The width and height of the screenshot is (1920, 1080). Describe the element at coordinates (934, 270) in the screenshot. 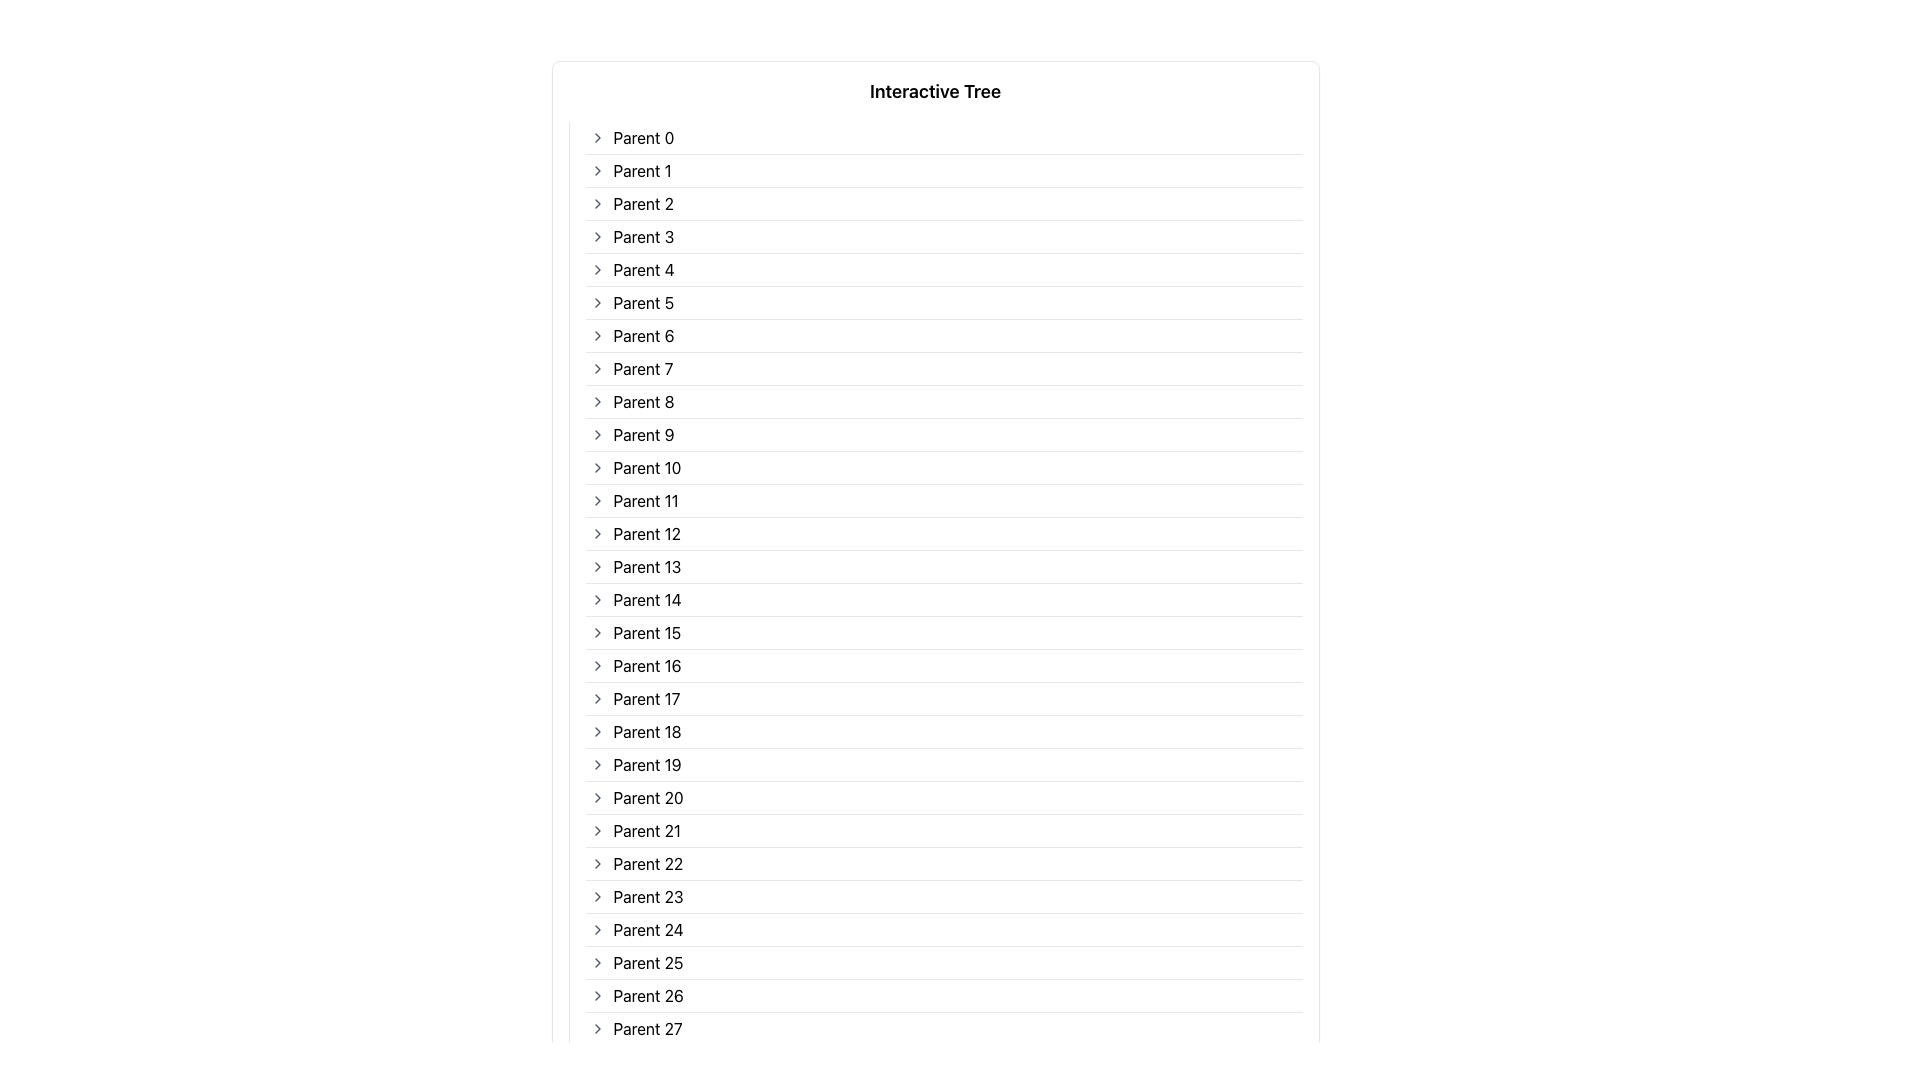

I see `the chevron next to the fifth Tree item in the list` at that location.